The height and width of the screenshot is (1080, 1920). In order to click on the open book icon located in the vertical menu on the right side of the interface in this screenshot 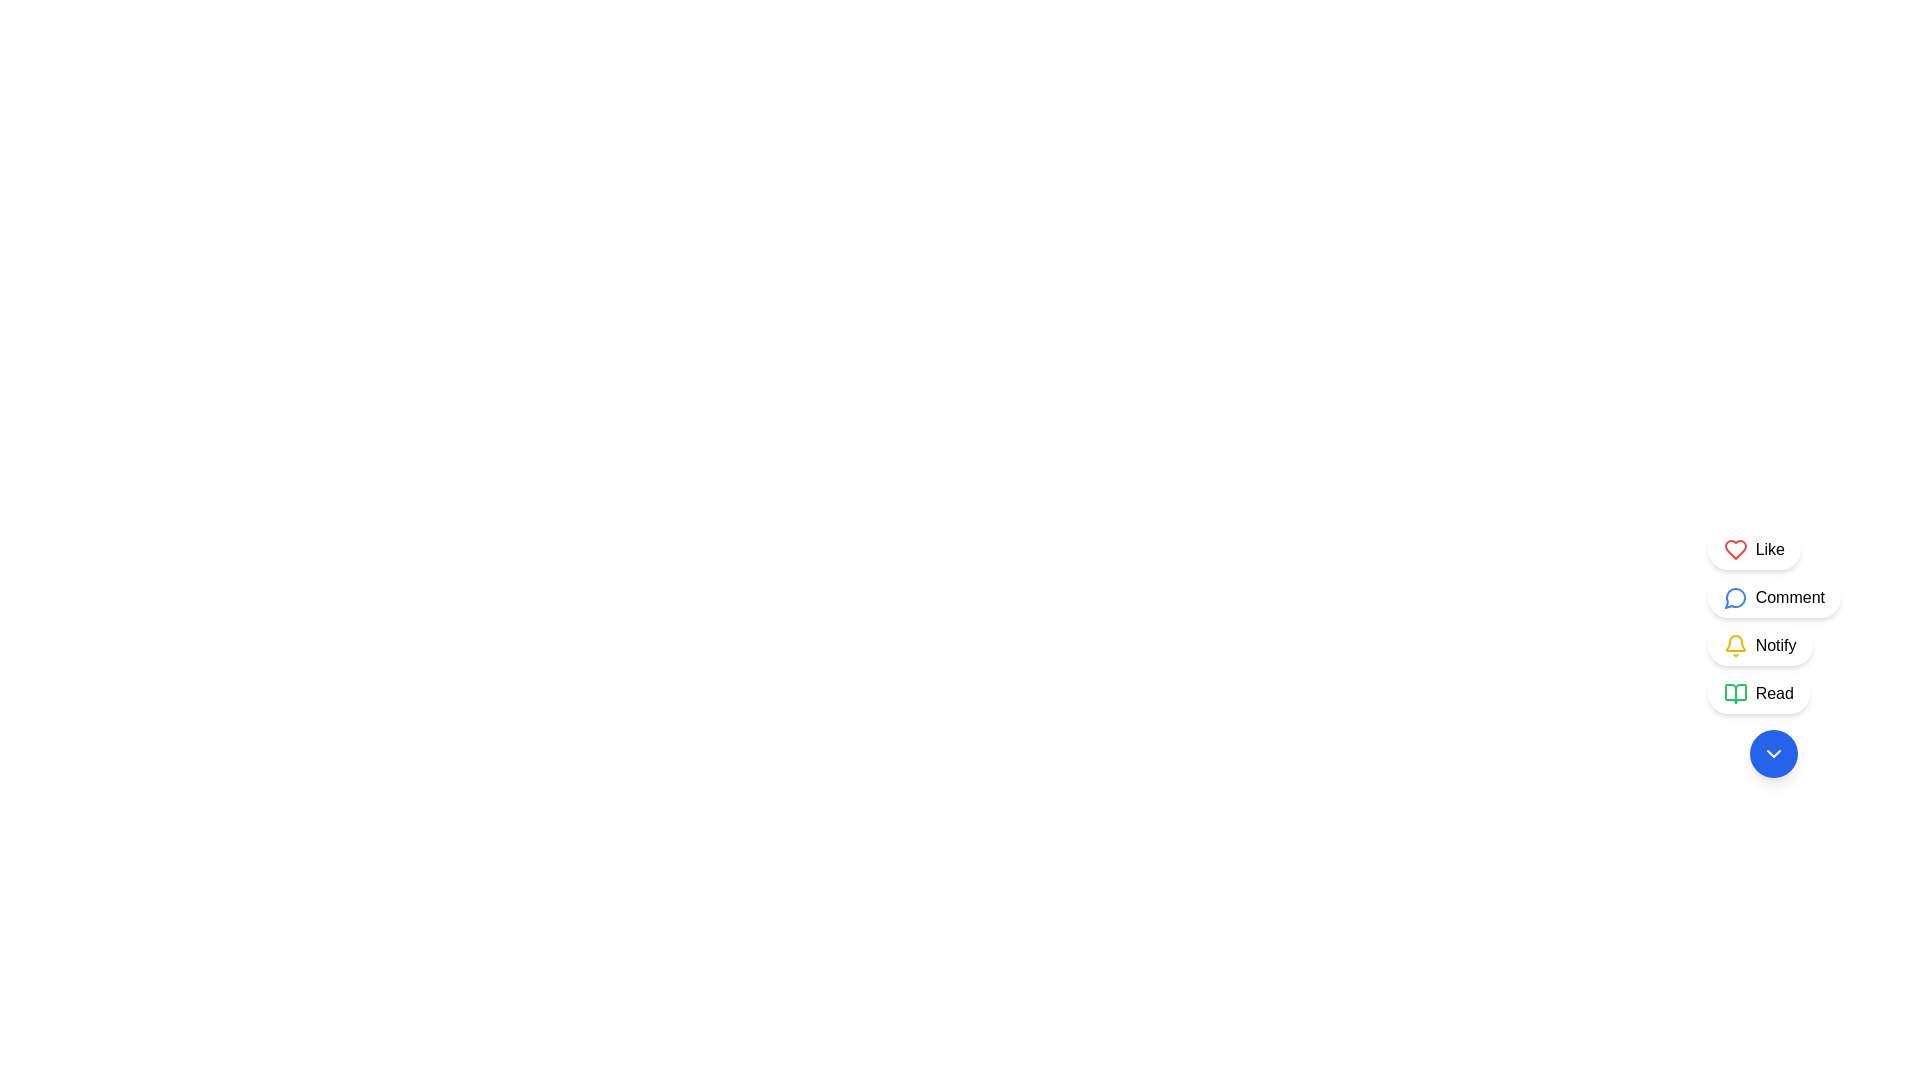, I will do `click(1734, 693)`.